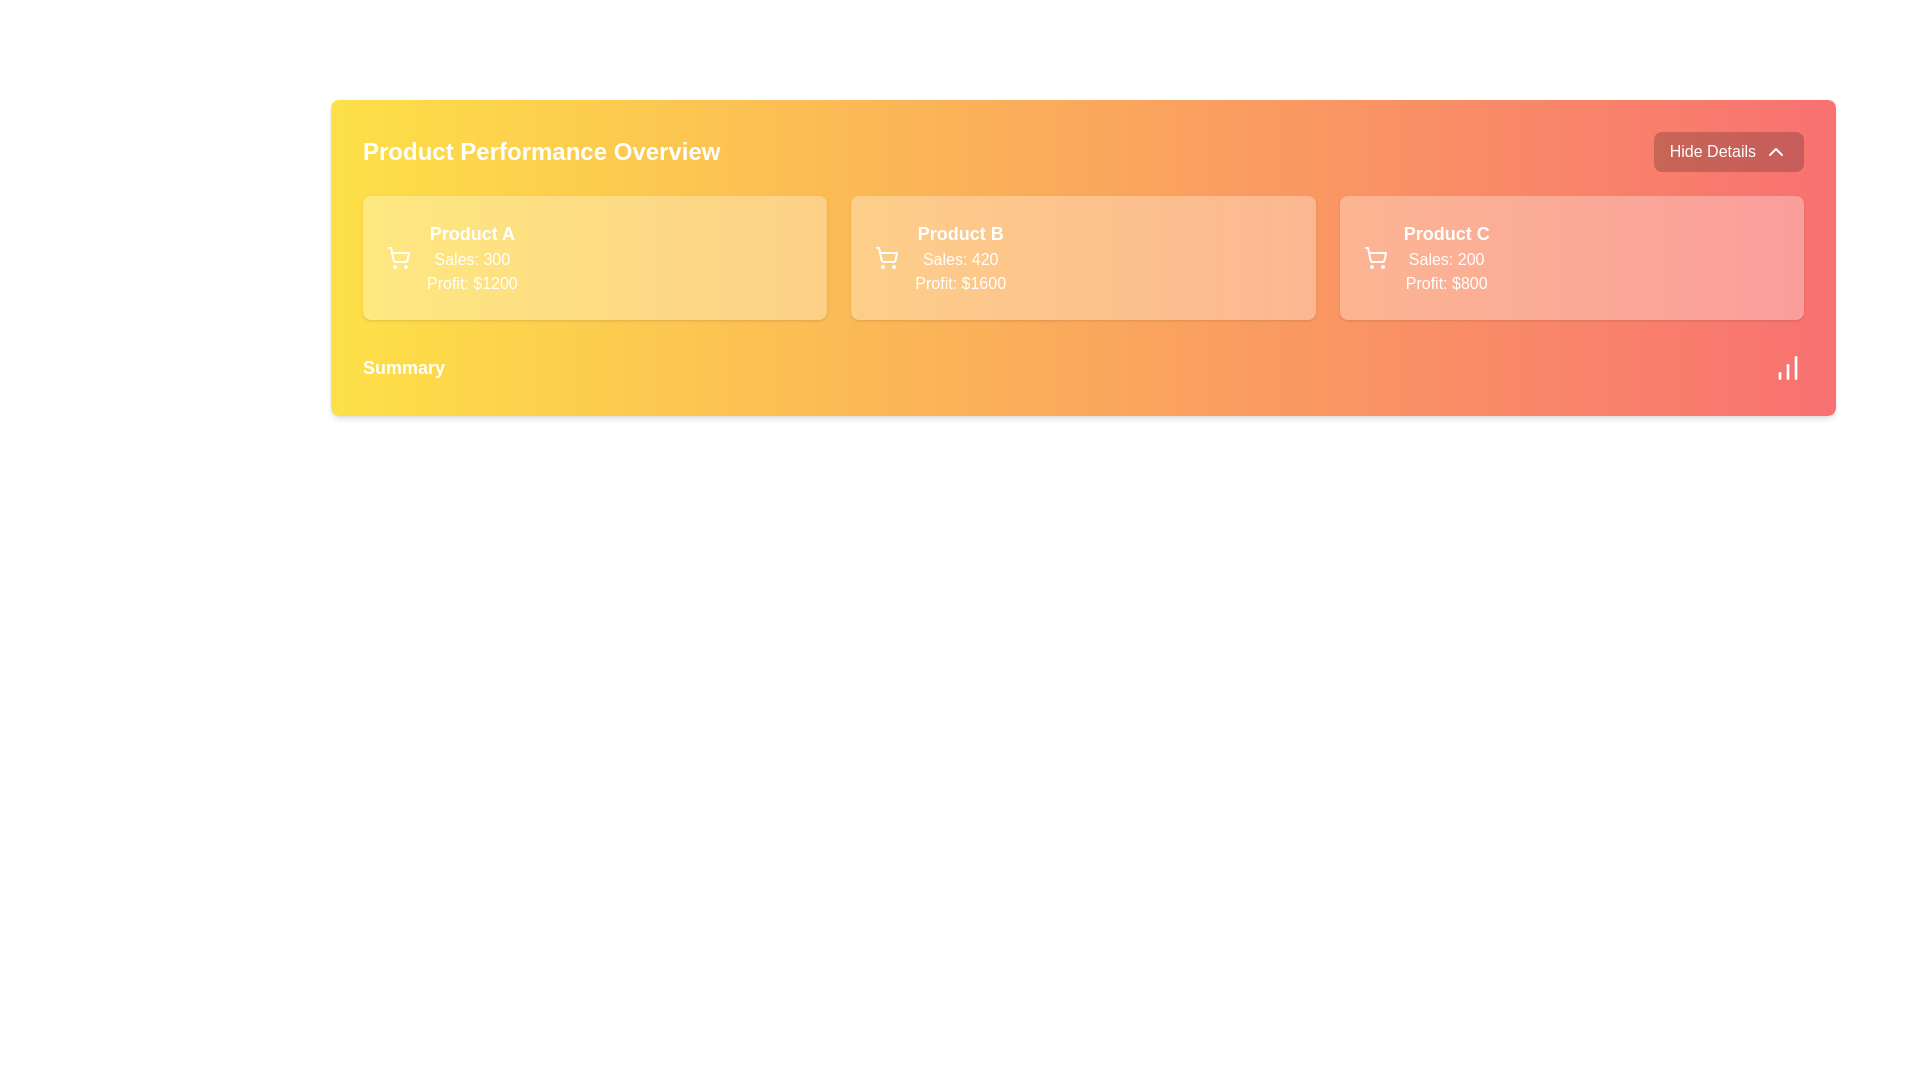  What do you see at coordinates (1374, 257) in the screenshot?
I see `the shopping cart icon located at the top-left corner of the 'Product C' card in the 'Product Performance Overview' section` at bounding box center [1374, 257].